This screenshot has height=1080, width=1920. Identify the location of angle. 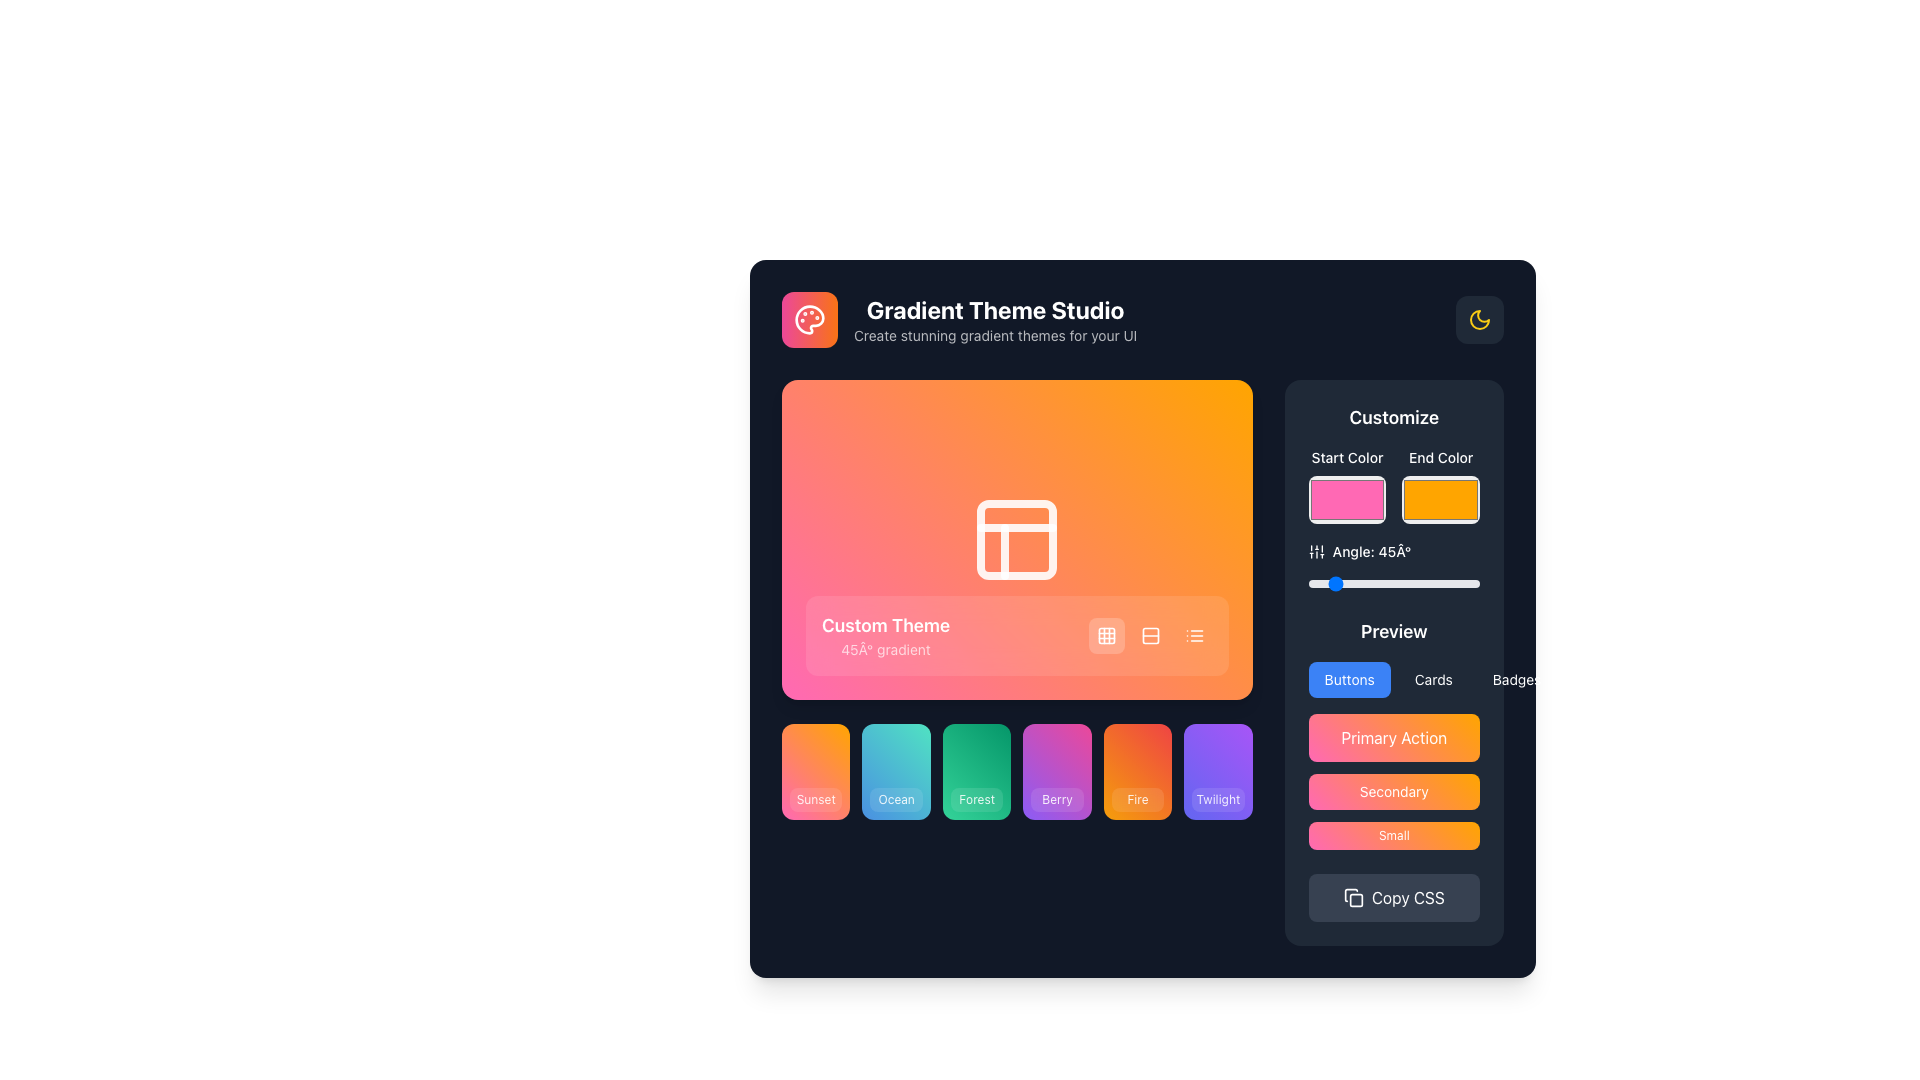
(1455, 583).